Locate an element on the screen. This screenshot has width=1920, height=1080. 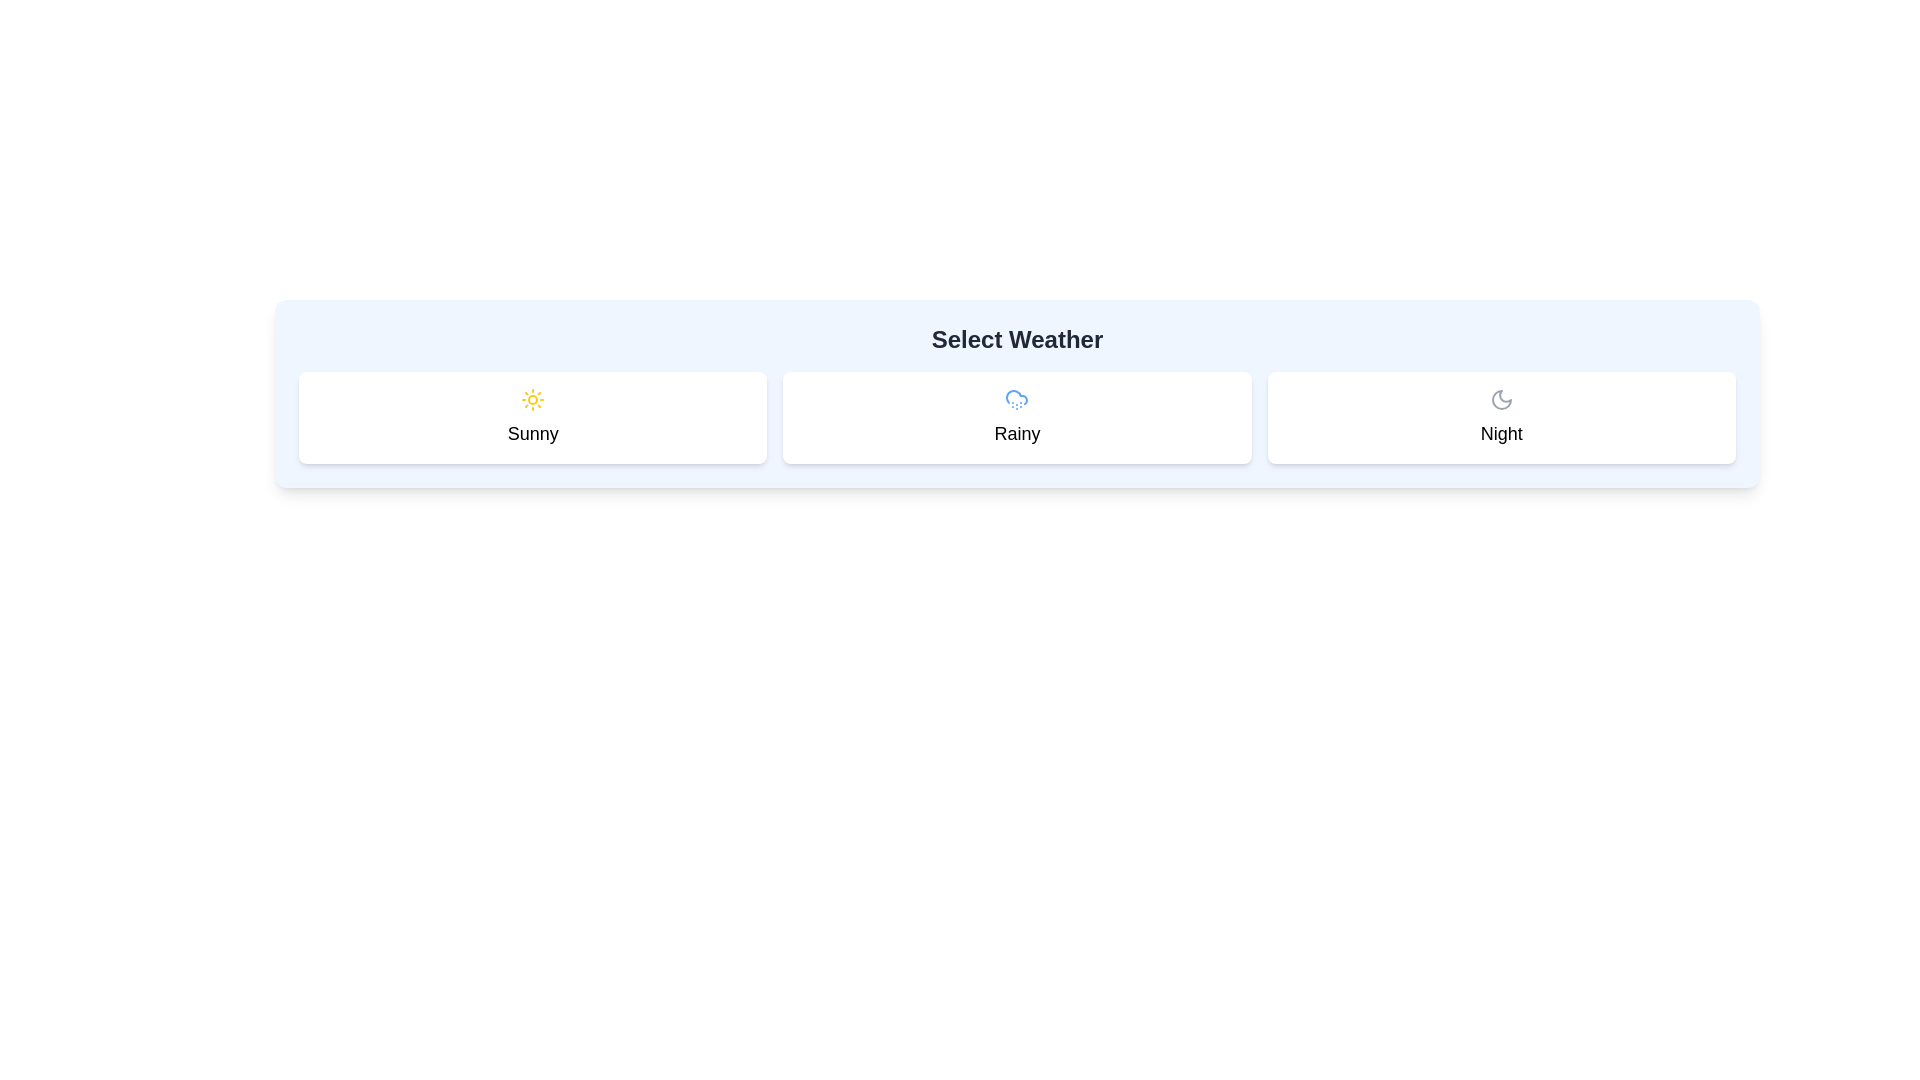
label 'Night' which visually identifies the 'Night' weather option located within the third weather card, positioned to the far right of a horizontal list of three cards is located at coordinates (1501, 433).